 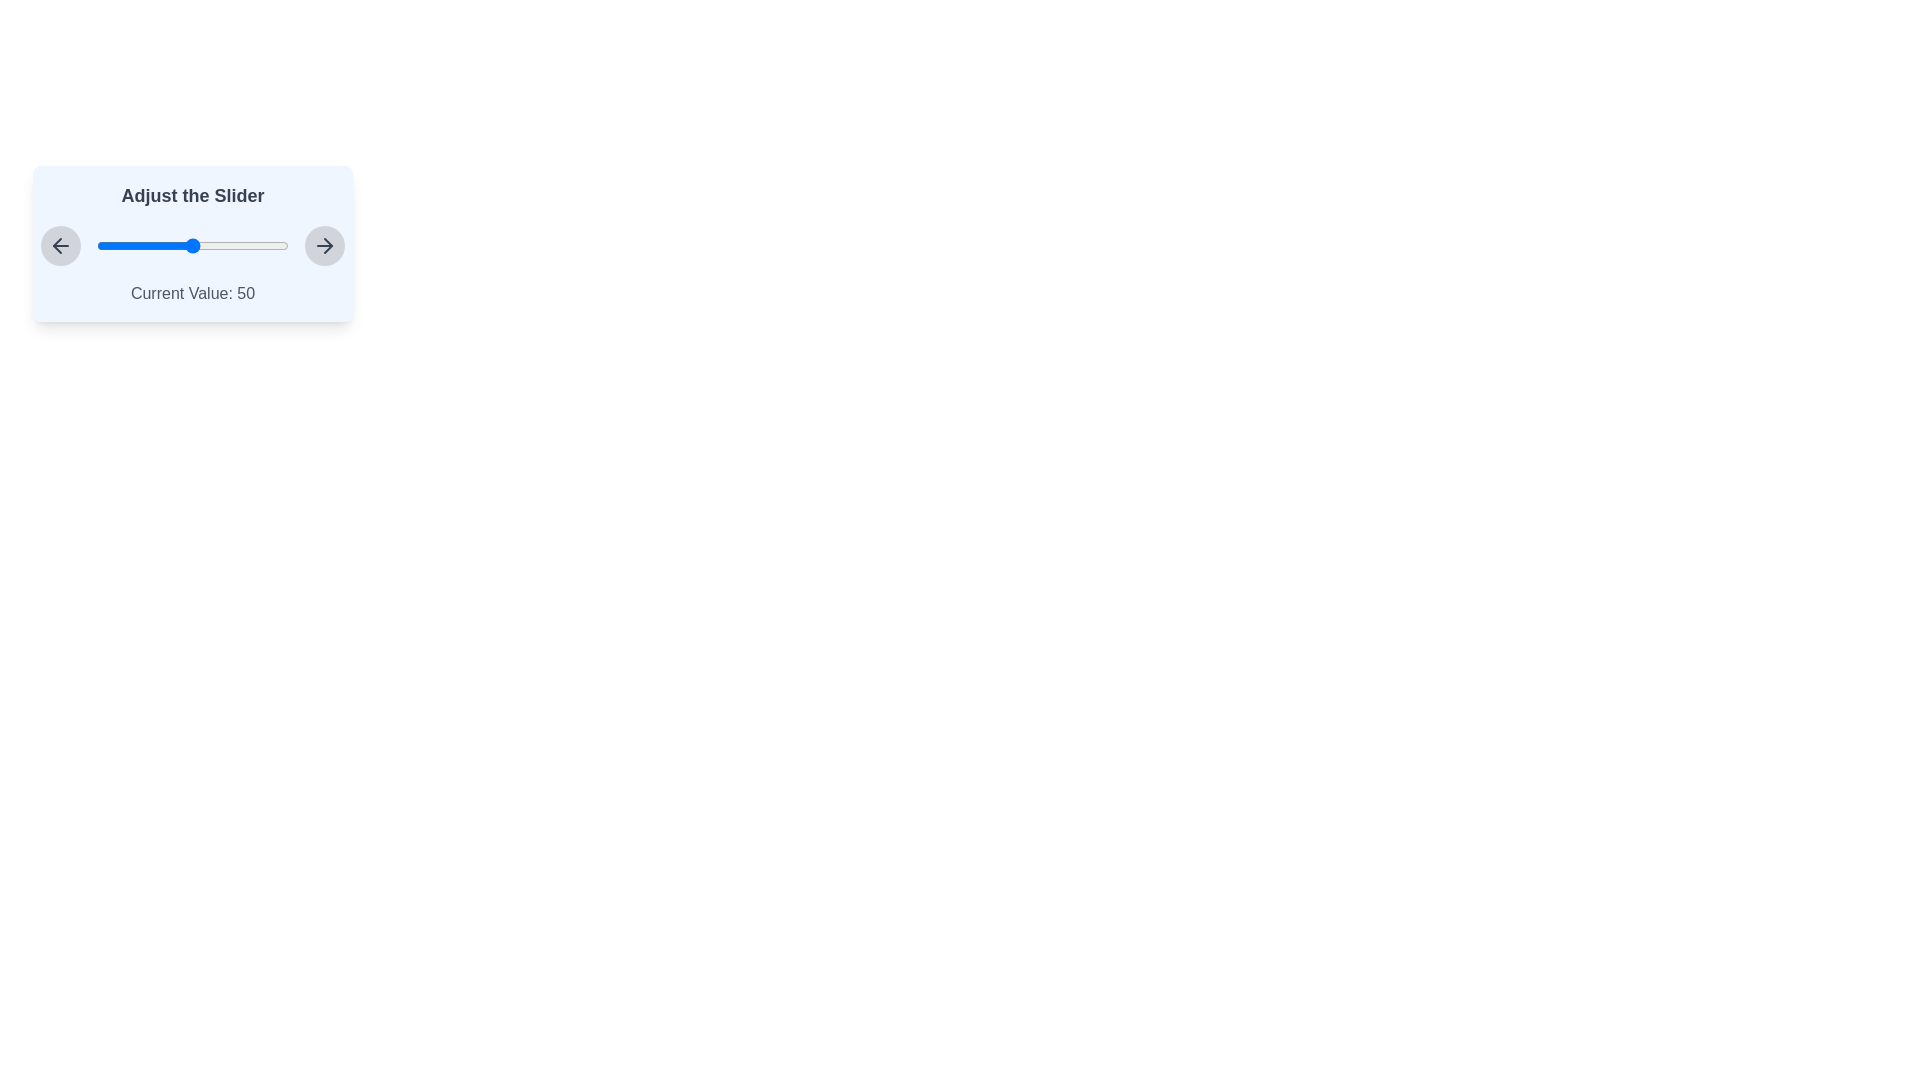 What do you see at coordinates (187, 245) in the screenshot?
I see `the slider` at bounding box center [187, 245].